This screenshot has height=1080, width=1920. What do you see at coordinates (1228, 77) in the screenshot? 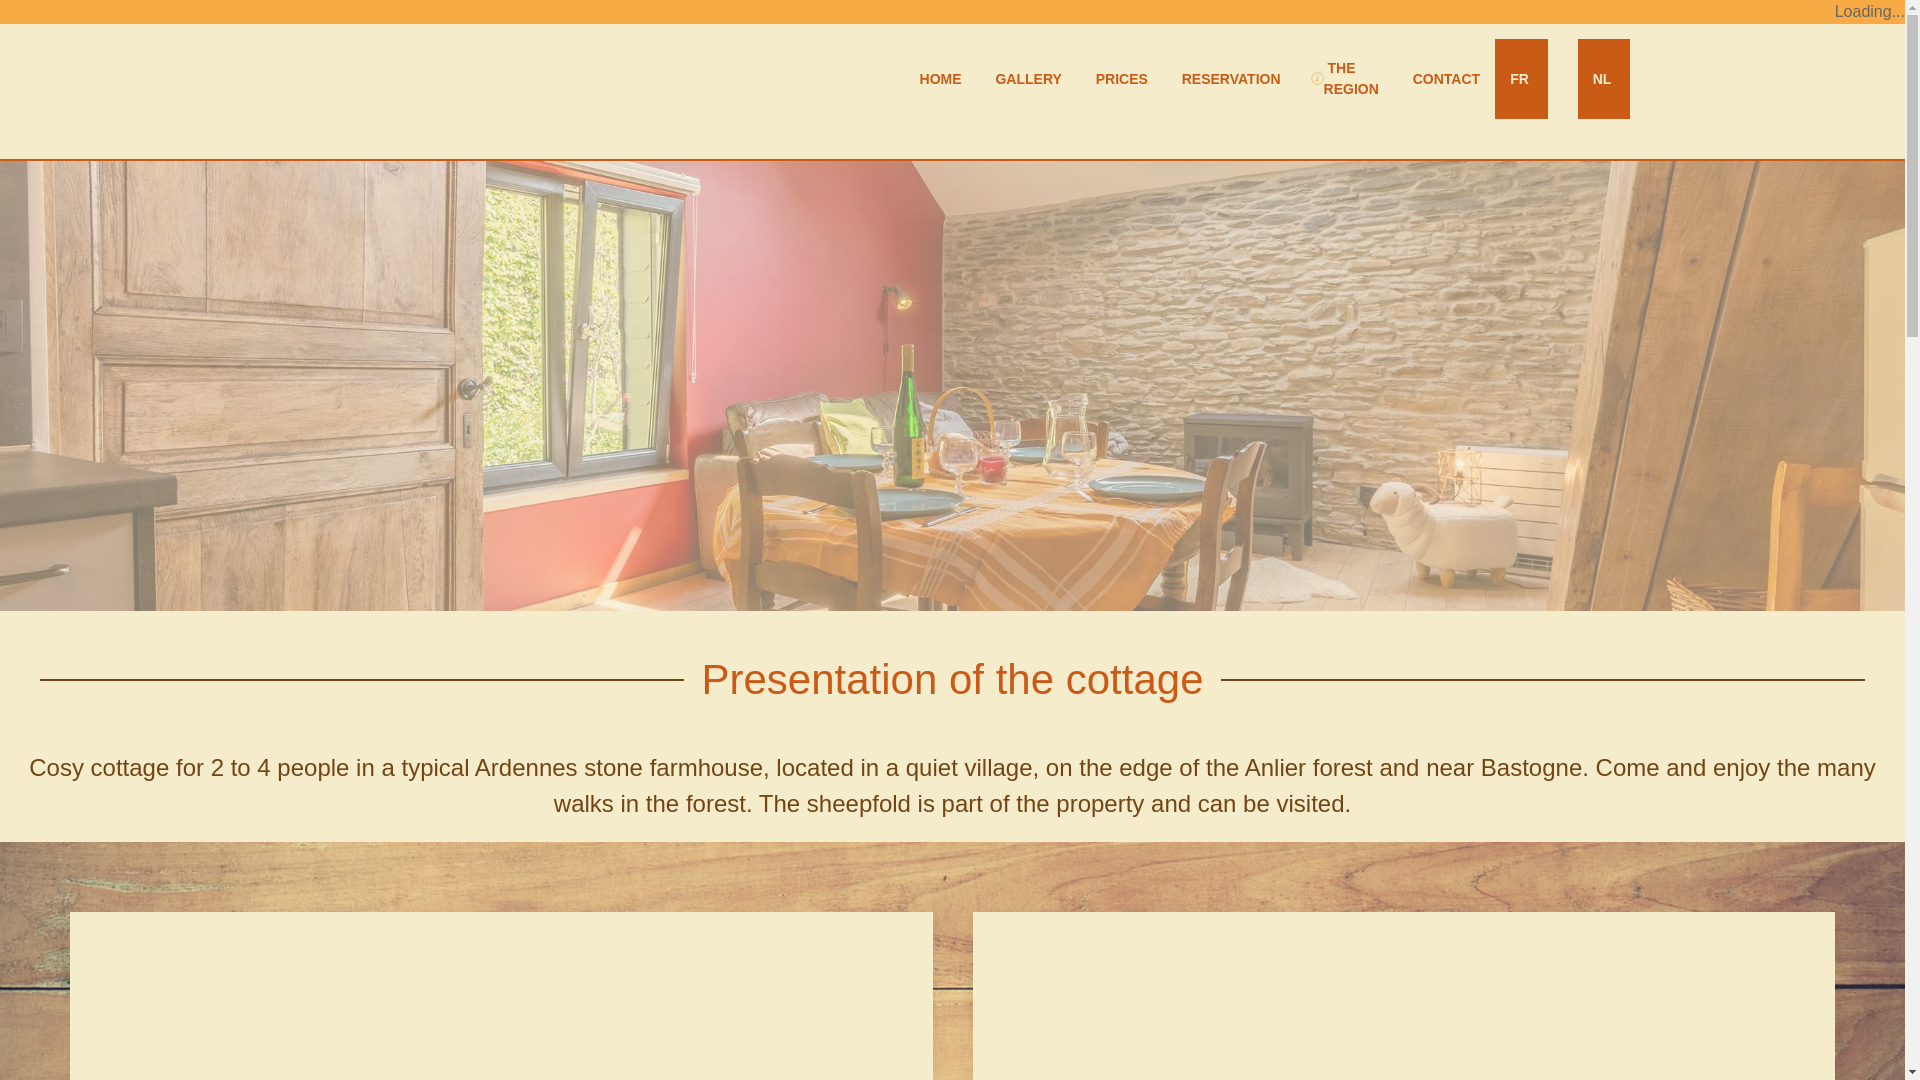
I see `' RESERVATION'` at bounding box center [1228, 77].